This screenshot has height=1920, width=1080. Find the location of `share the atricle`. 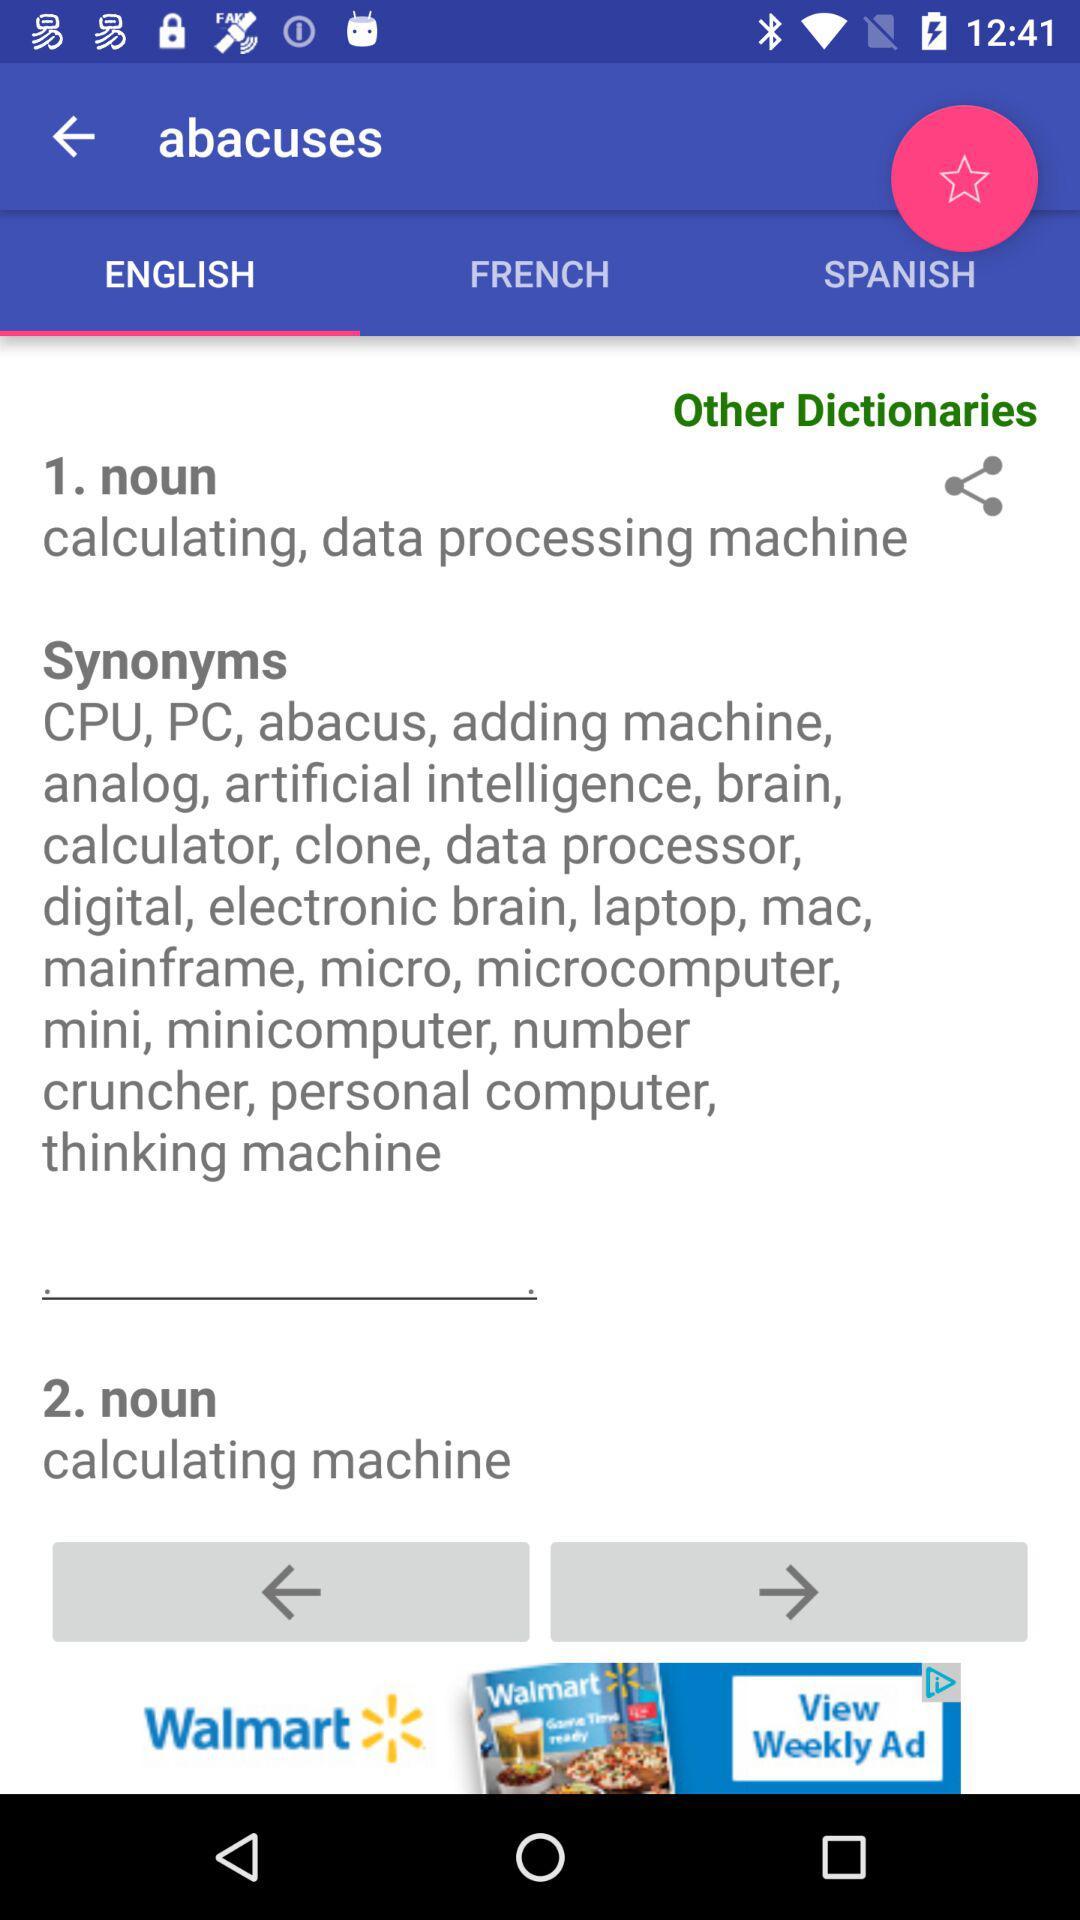

share the atricle is located at coordinates (969, 485).